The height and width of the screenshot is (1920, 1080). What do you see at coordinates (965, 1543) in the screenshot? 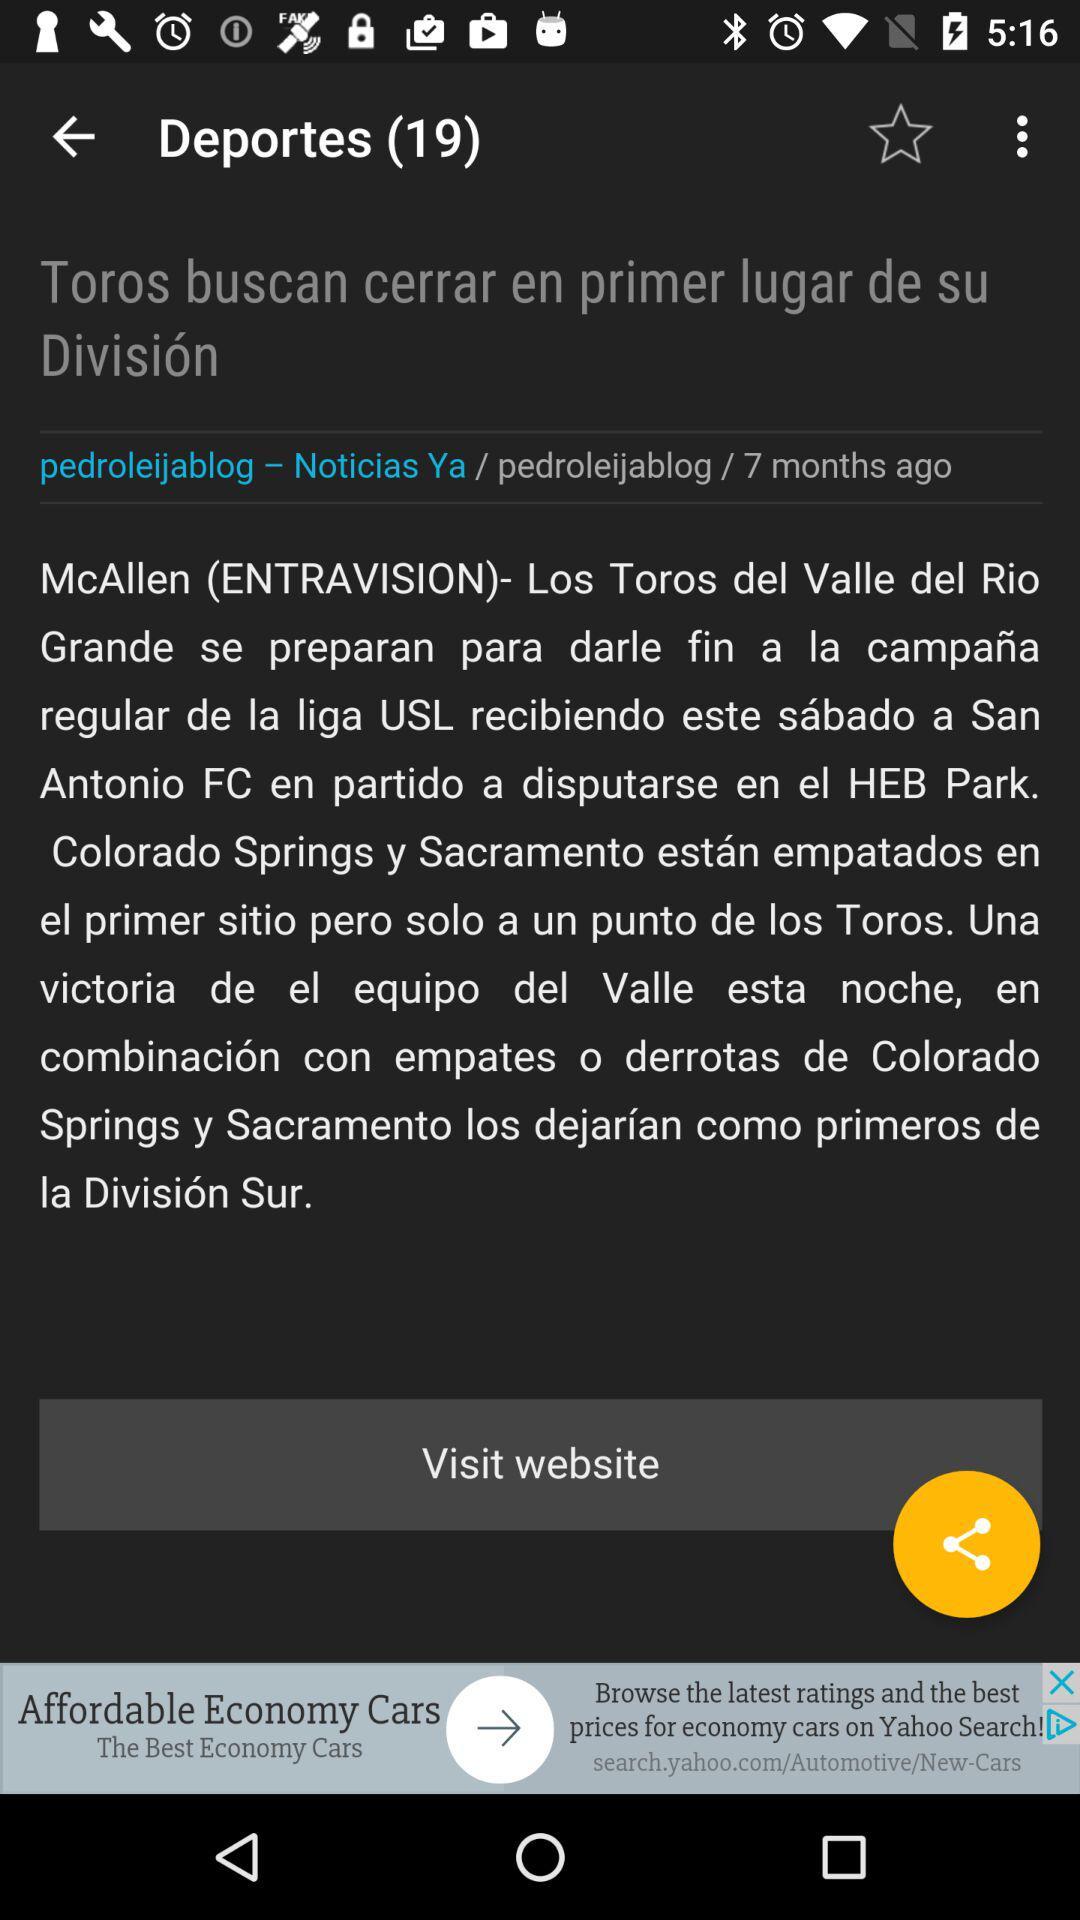
I see `the share icon` at bounding box center [965, 1543].